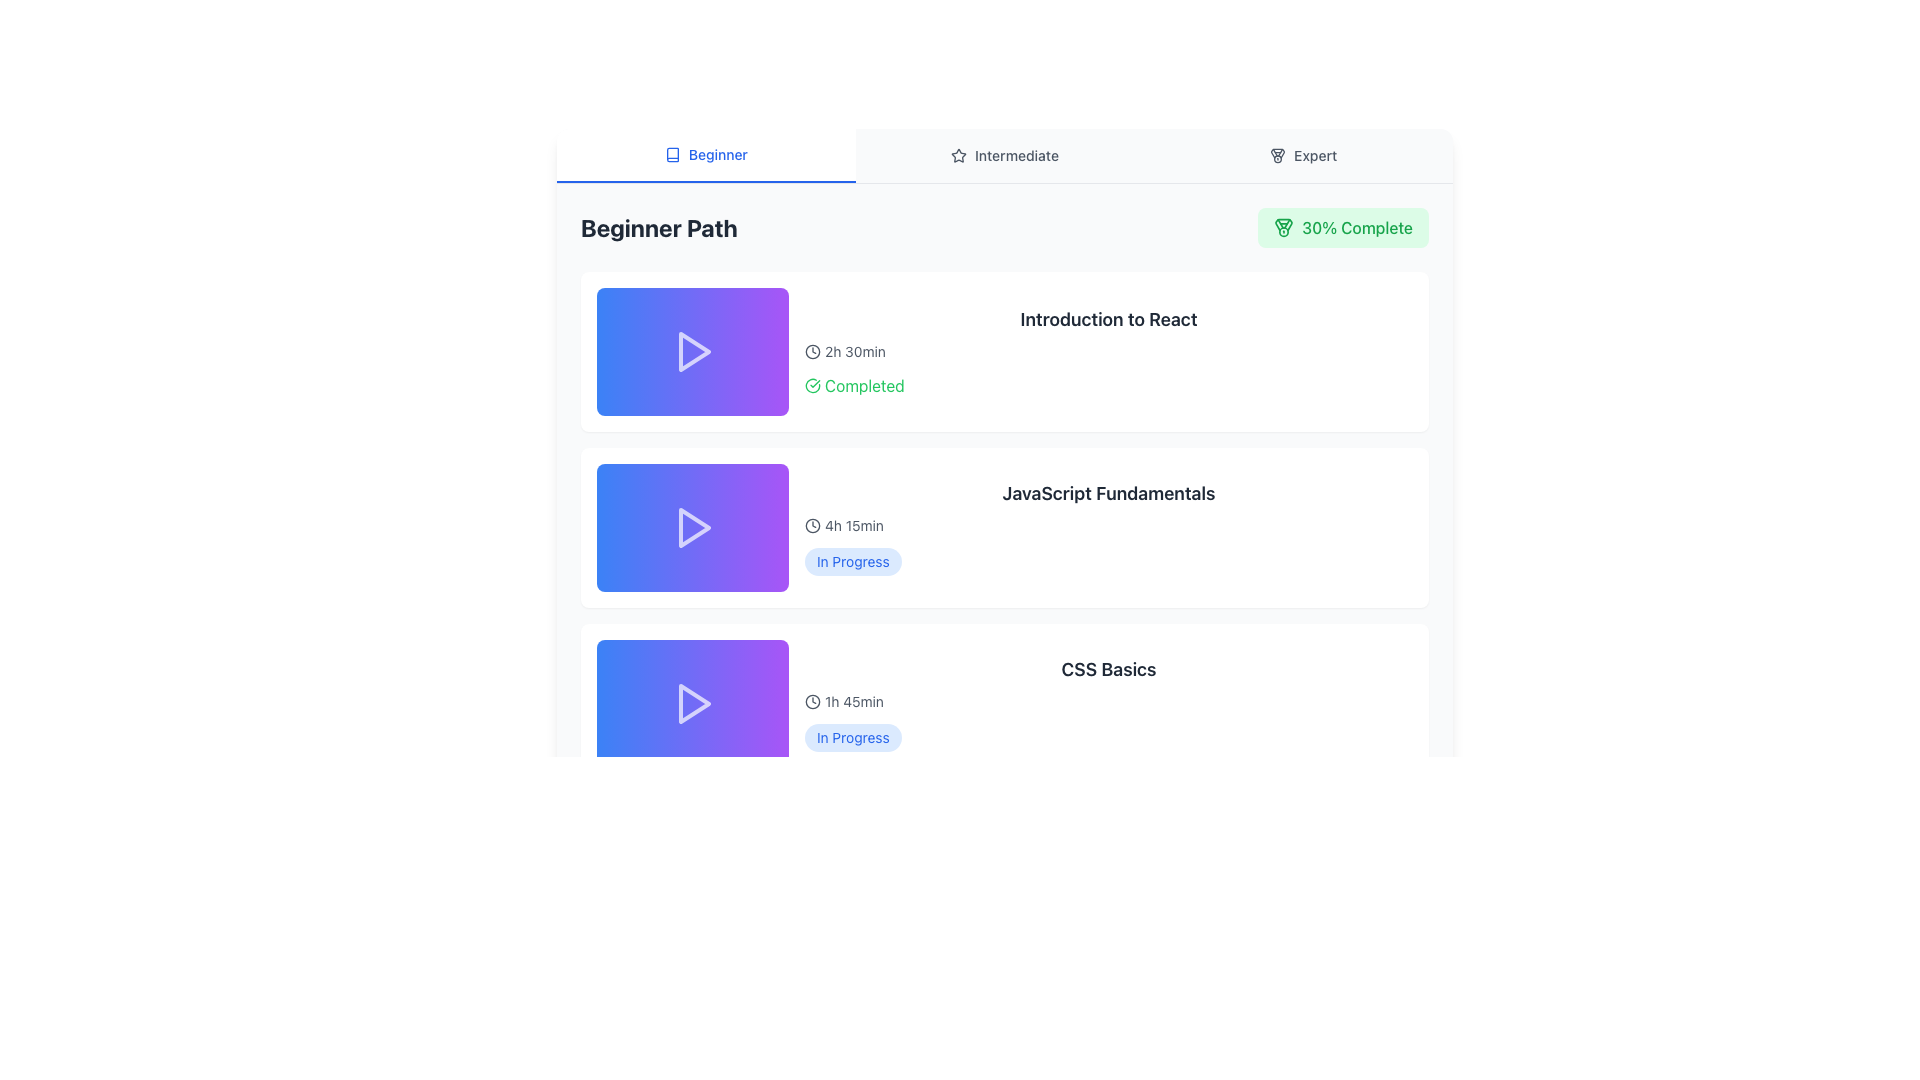 The width and height of the screenshot is (1920, 1080). I want to click on the play button located in the second module titled 'JavaScript Fundamentals' to initiate playback of the associated content, so click(692, 527).